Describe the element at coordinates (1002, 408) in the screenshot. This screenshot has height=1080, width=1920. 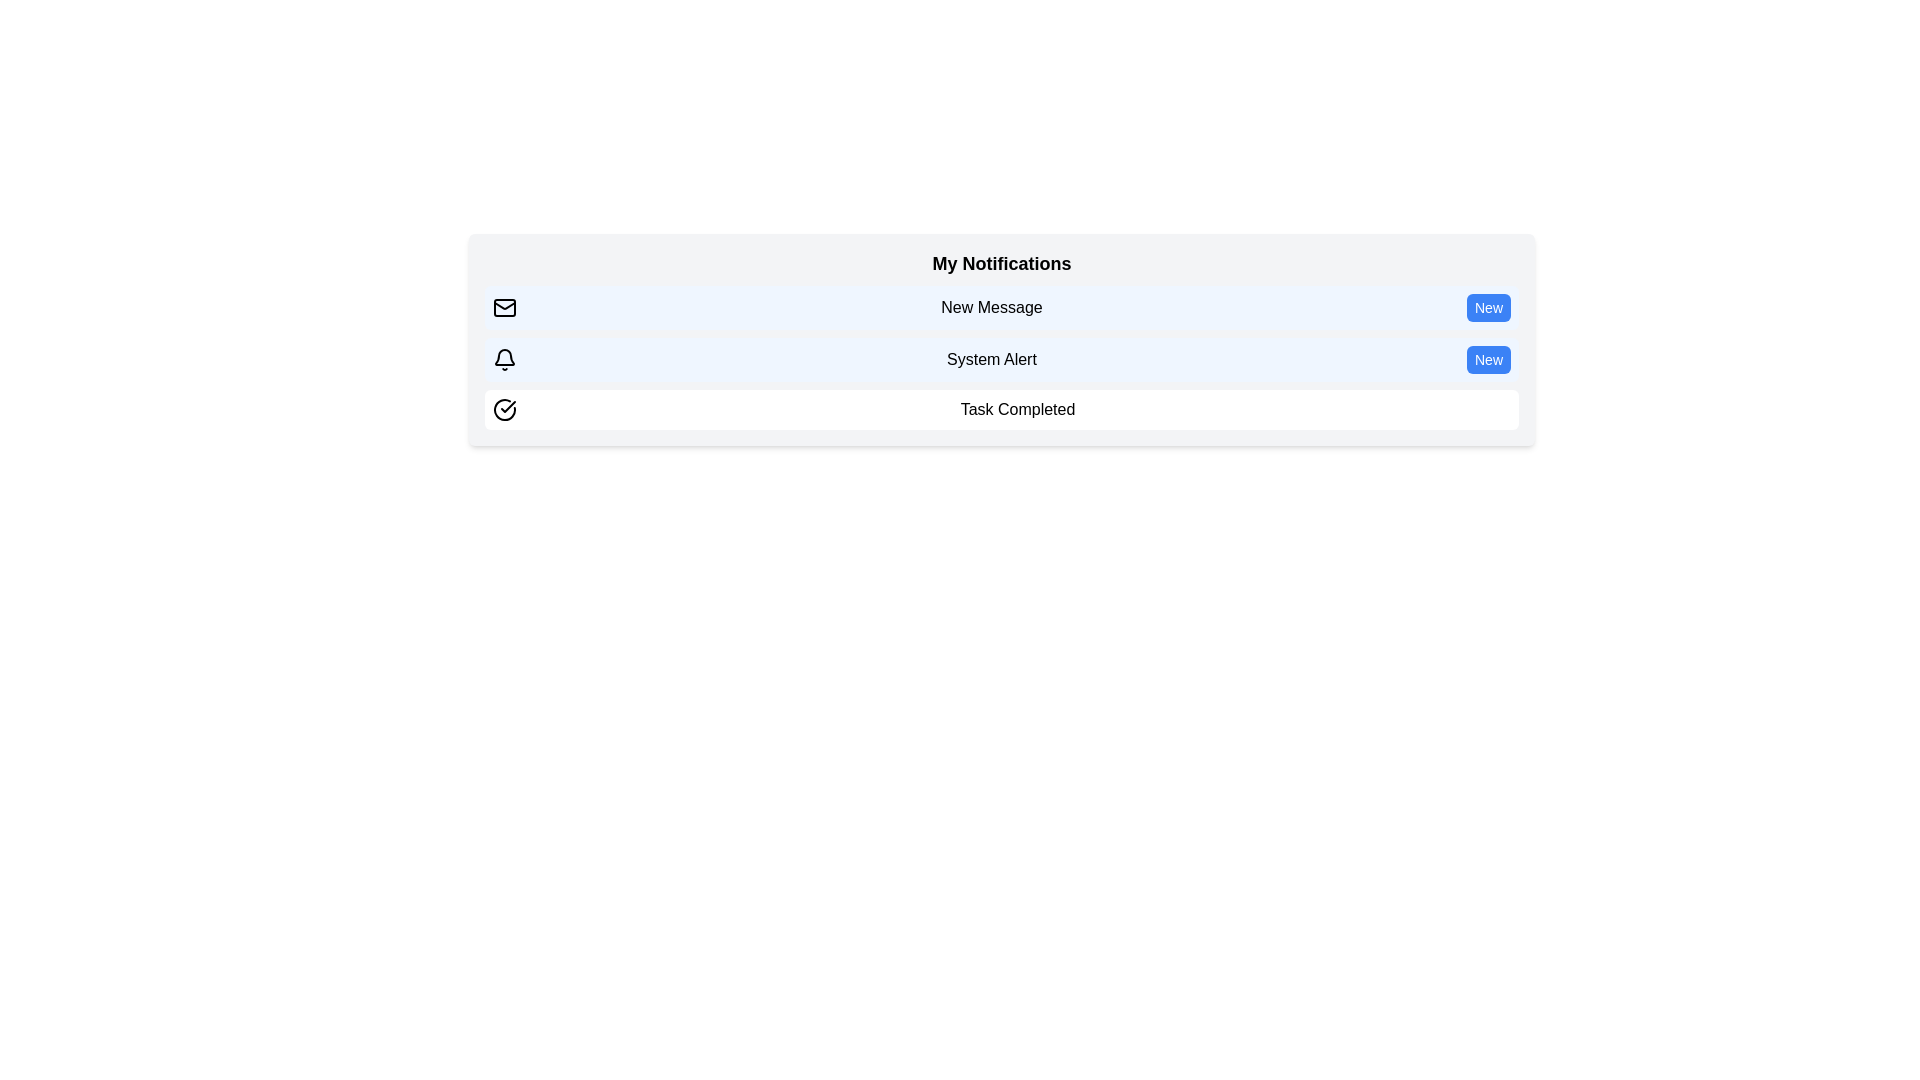
I see `the third notification item in the 'My Notifications' list` at that location.